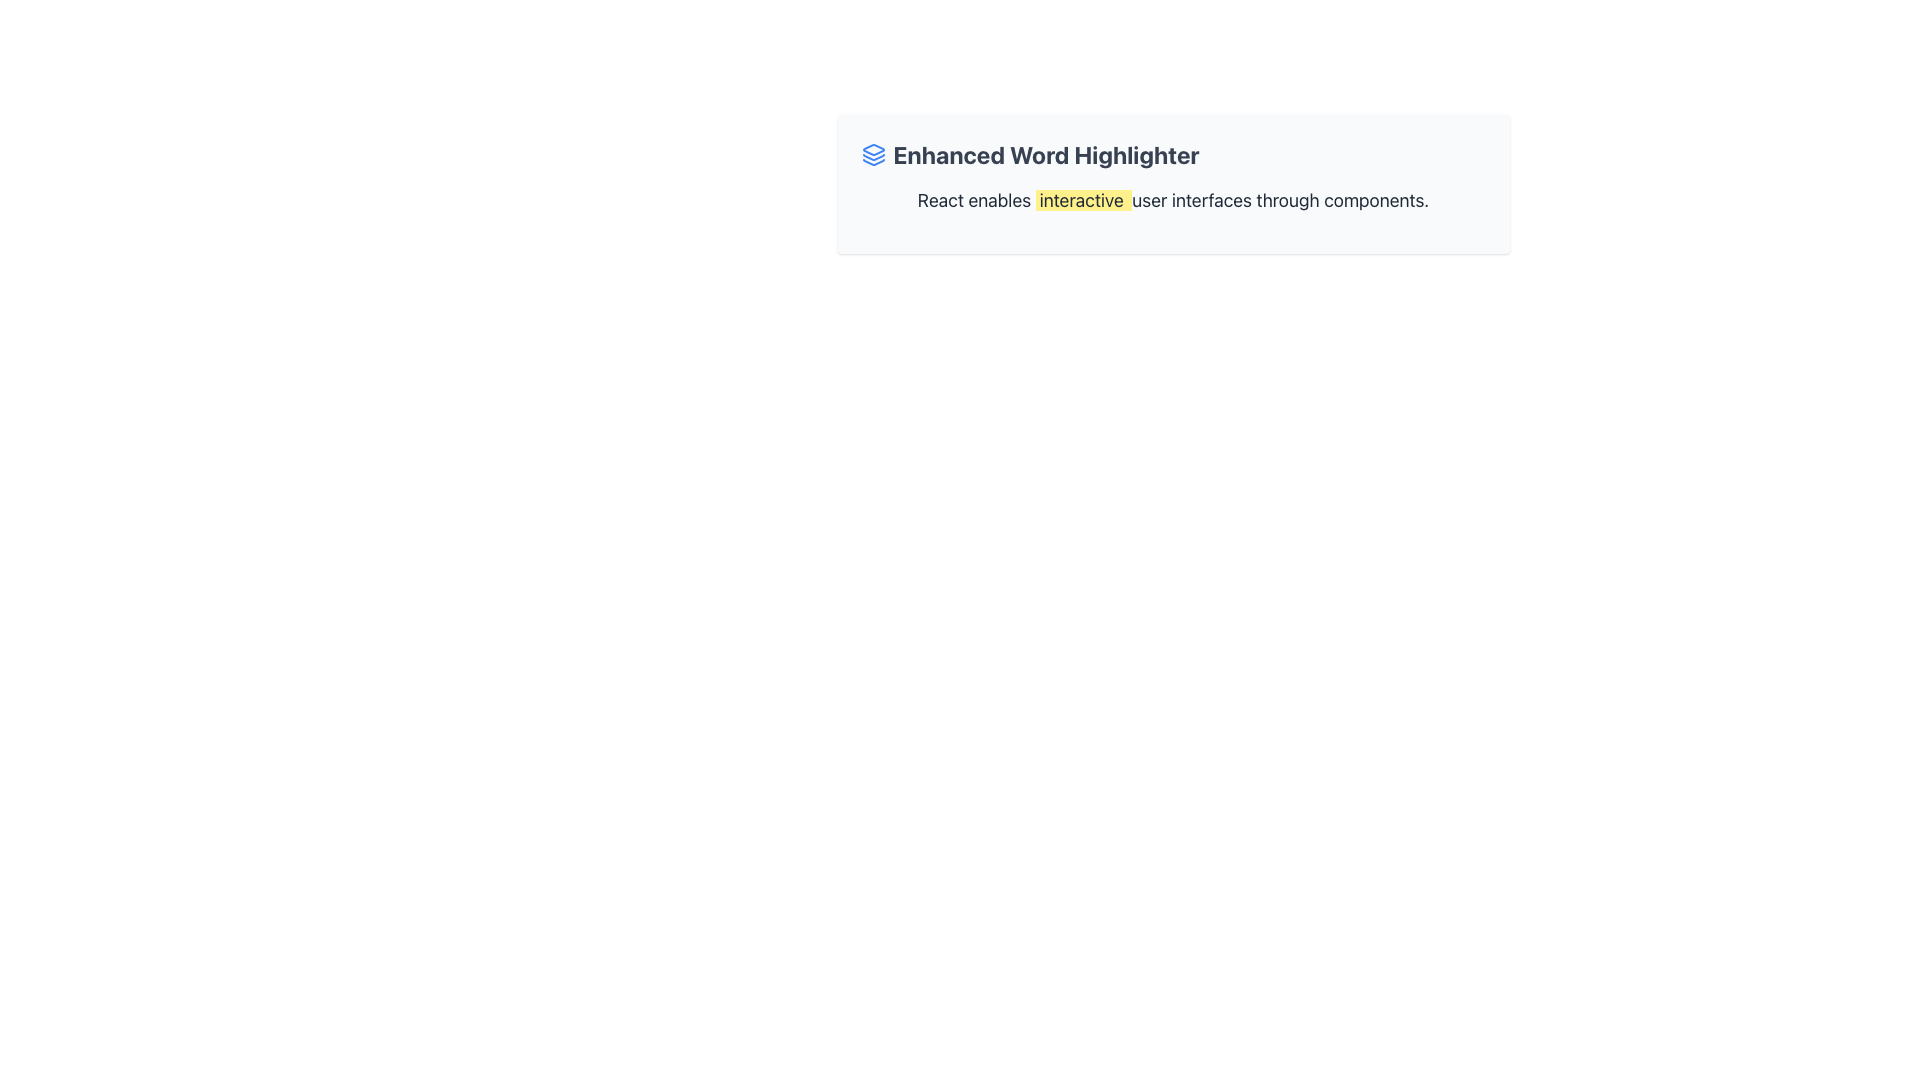 This screenshot has height=1080, width=1920. Describe the element at coordinates (1083, 200) in the screenshot. I see `the text element that highlights the word 'interactive' in the sentence 'React enables interactive user interfaces through components.'` at that location.